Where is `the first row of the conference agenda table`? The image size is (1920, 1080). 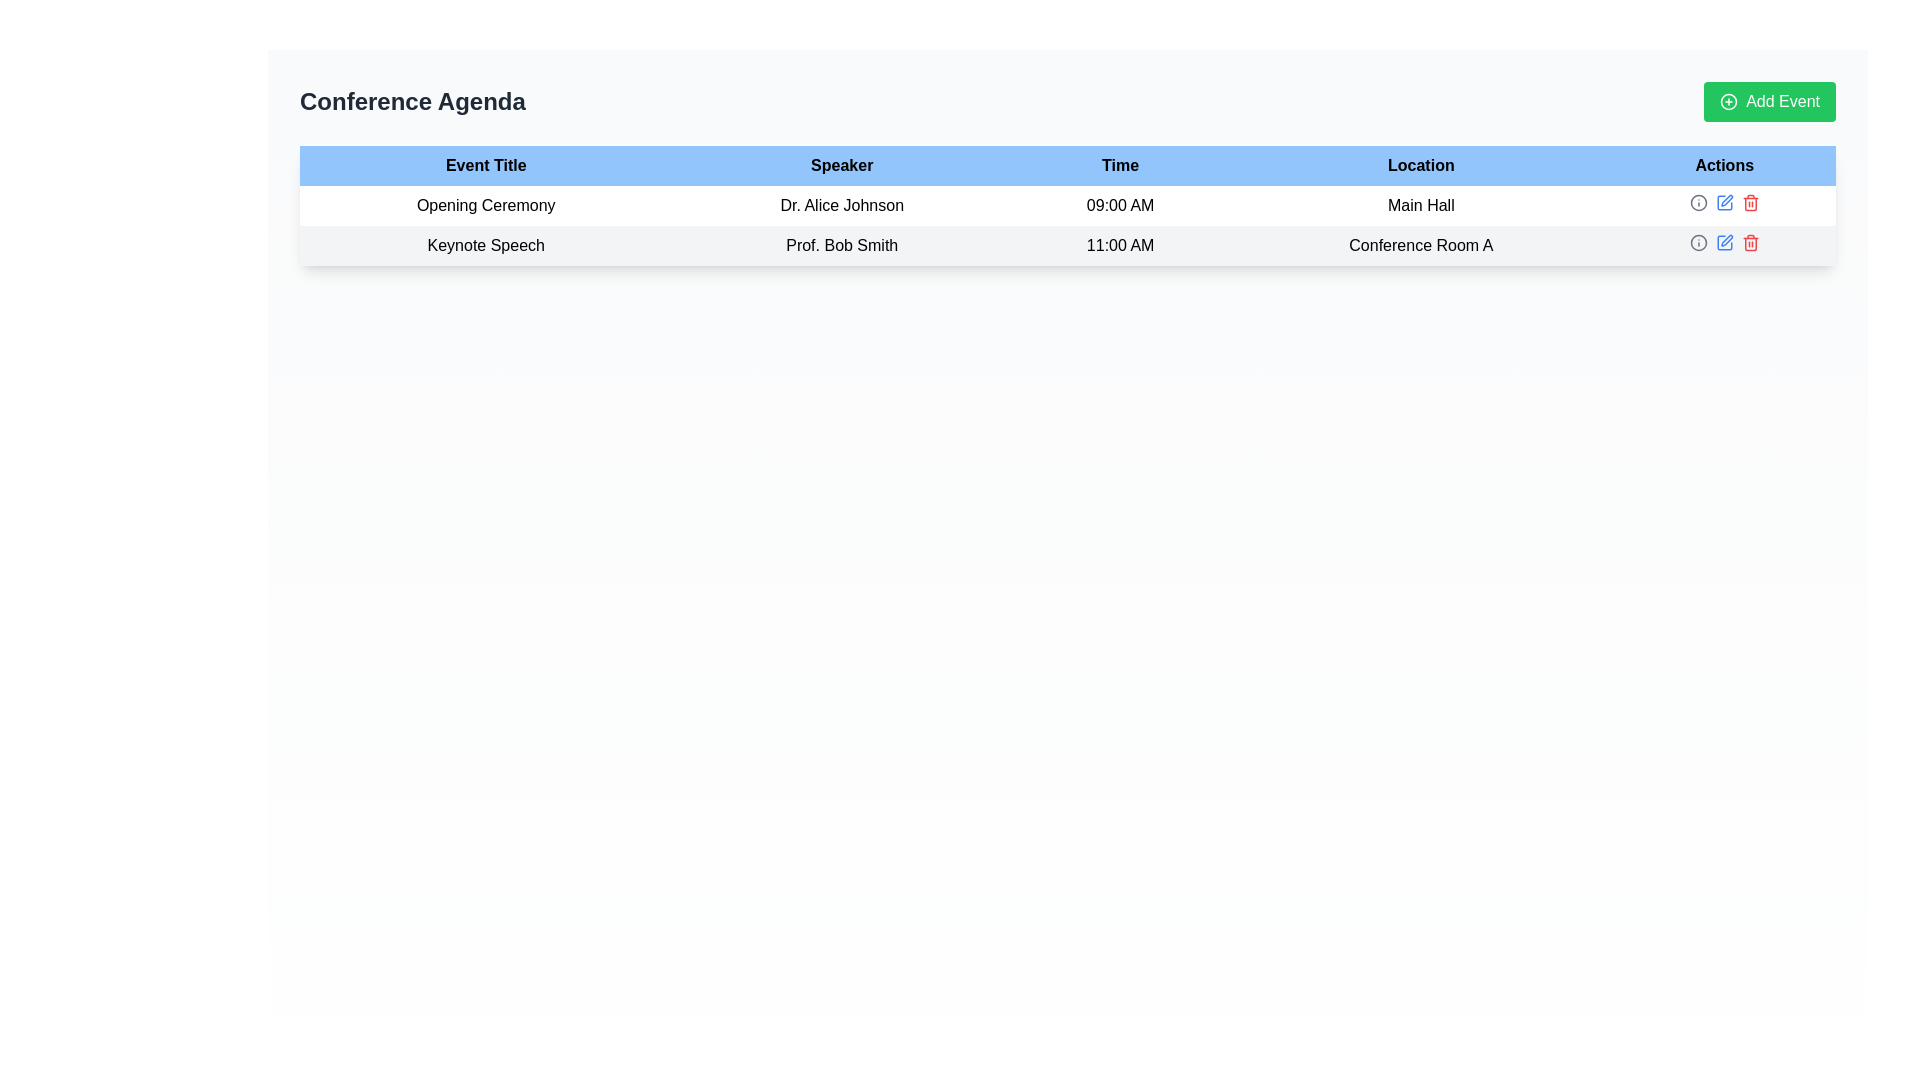 the first row of the conference agenda table is located at coordinates (1067, 225).